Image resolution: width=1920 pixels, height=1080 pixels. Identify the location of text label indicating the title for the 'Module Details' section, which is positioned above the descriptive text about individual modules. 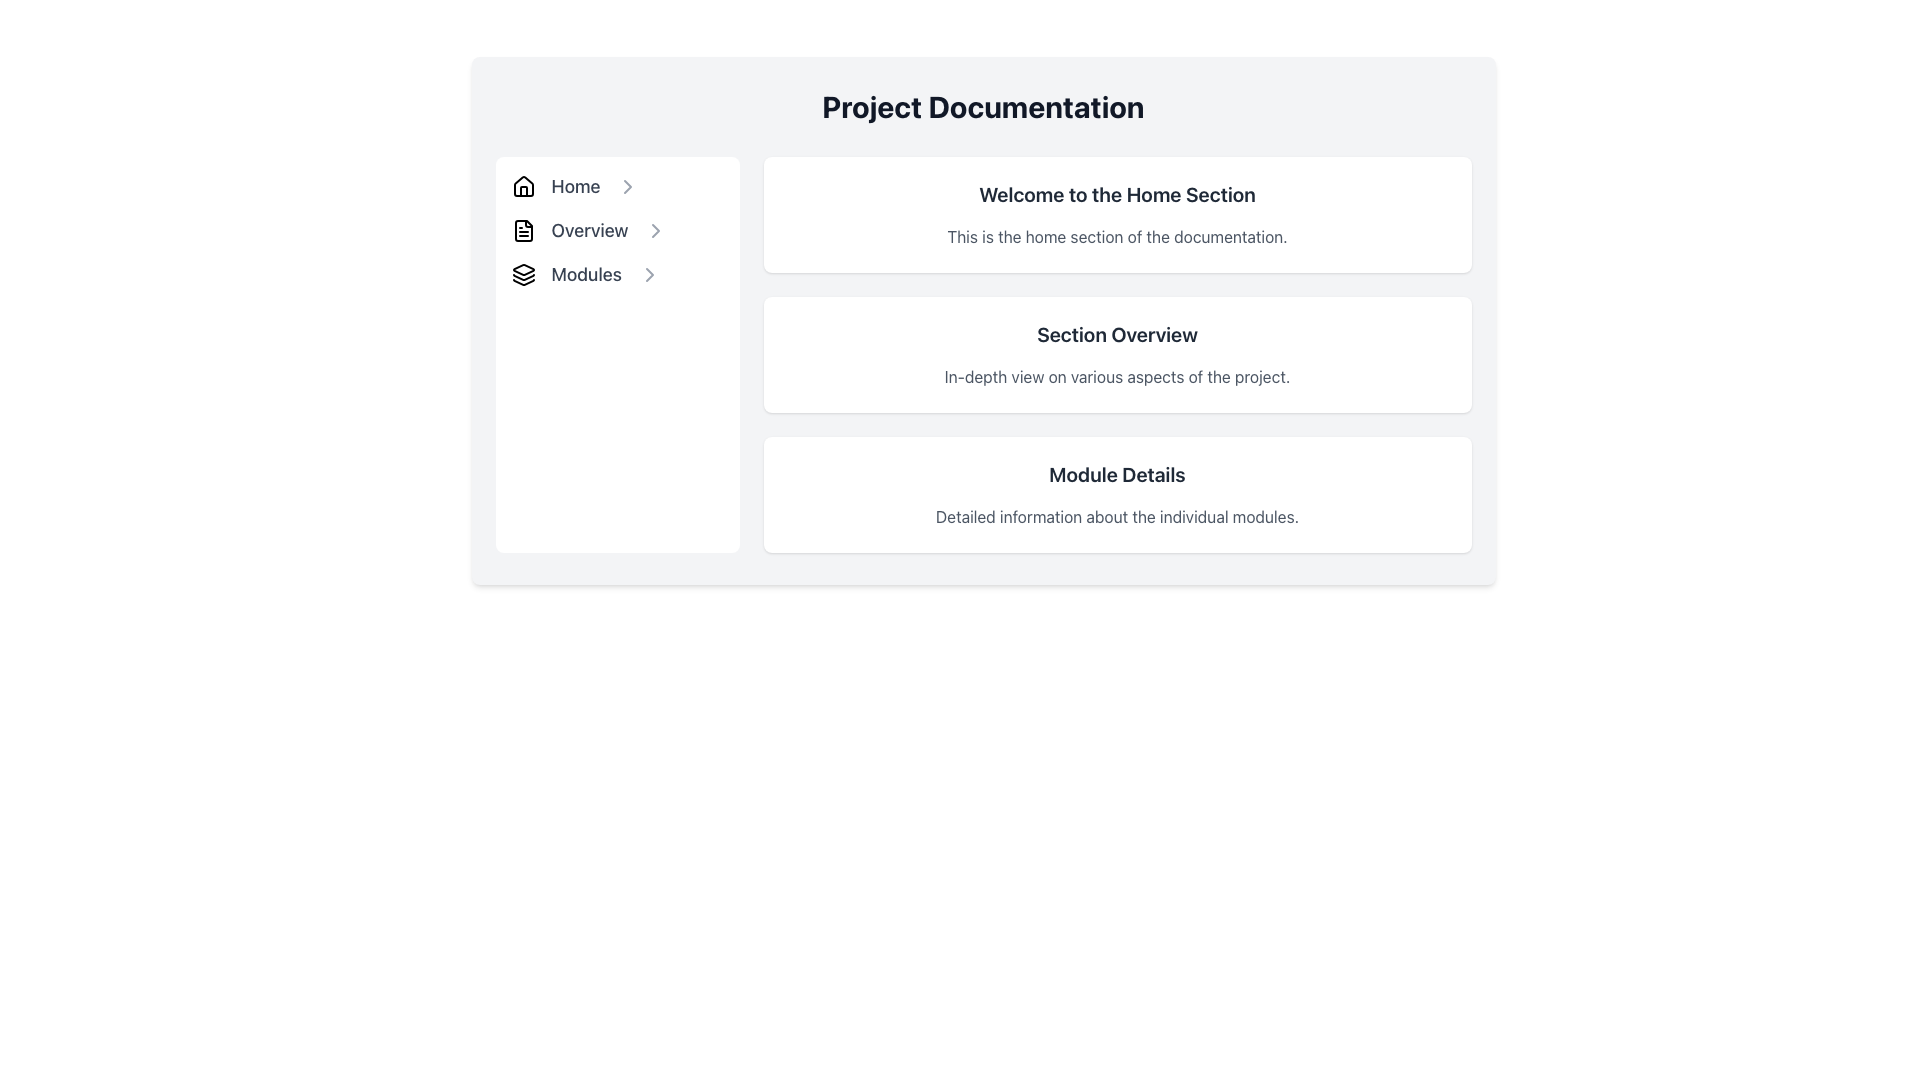
(1116, 474).